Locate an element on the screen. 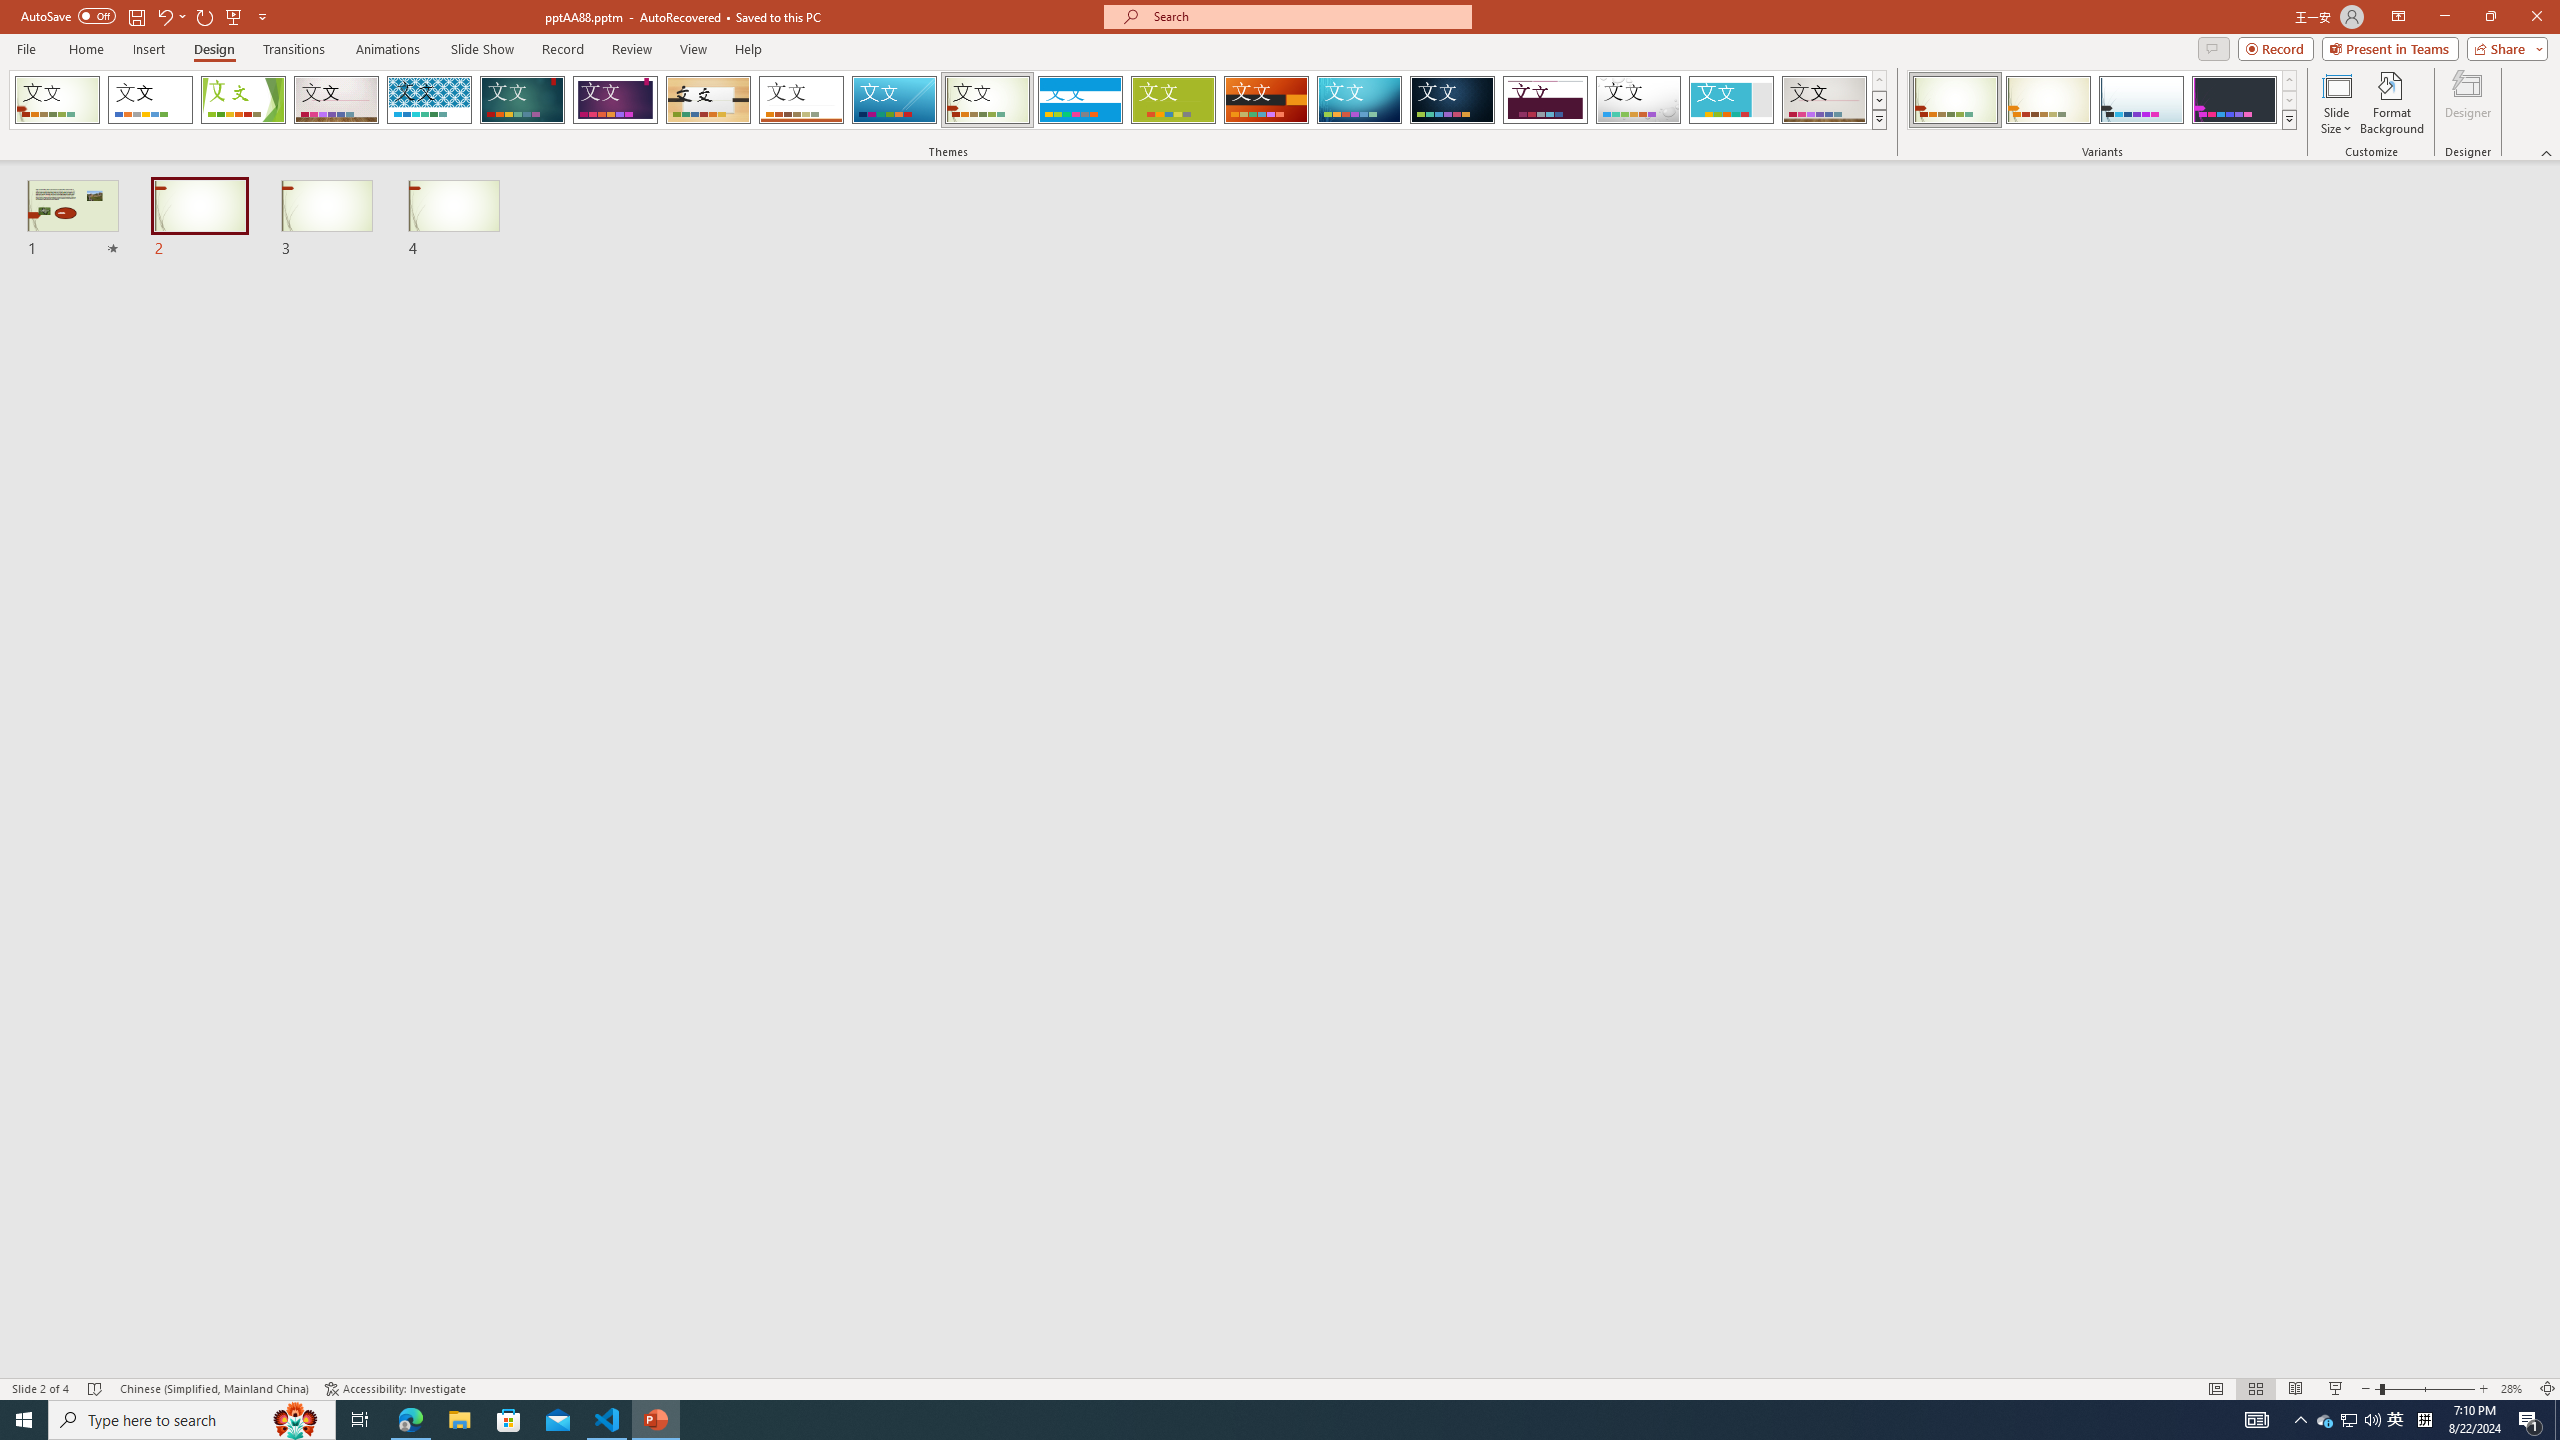 This screenshot has width=2560, height=1440. 'Droplet Loading Preview...' is located at coordinates (1638, 99).